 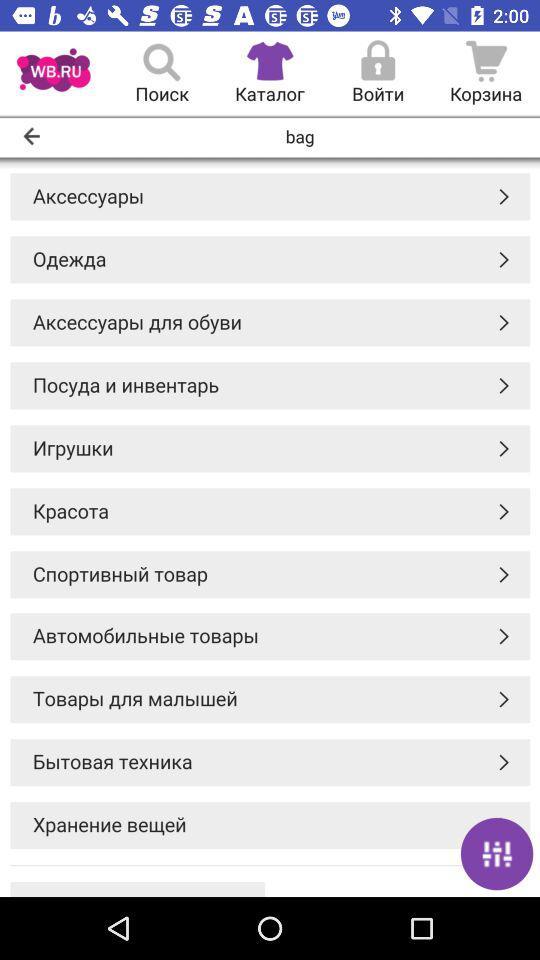 I want to click on the cart icon, so click(x=485, y=73).